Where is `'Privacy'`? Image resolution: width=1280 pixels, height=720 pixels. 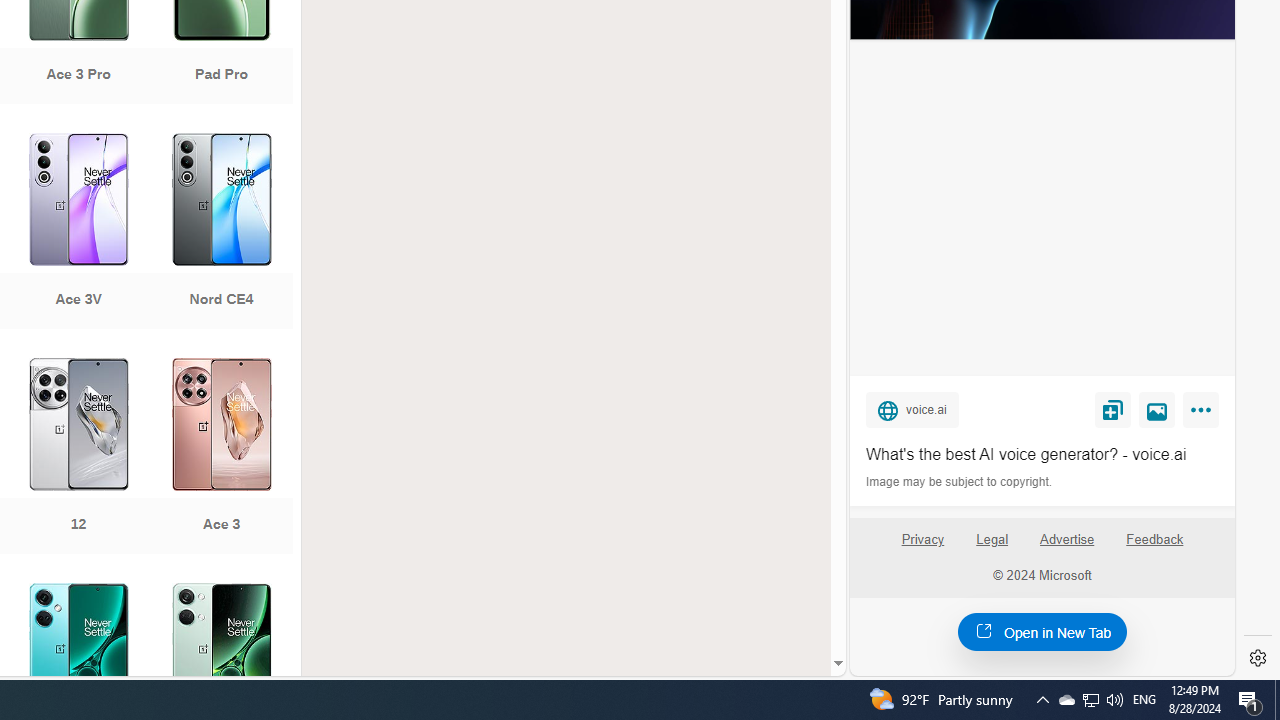
'Privacy' is located at coordinates (921, 547).